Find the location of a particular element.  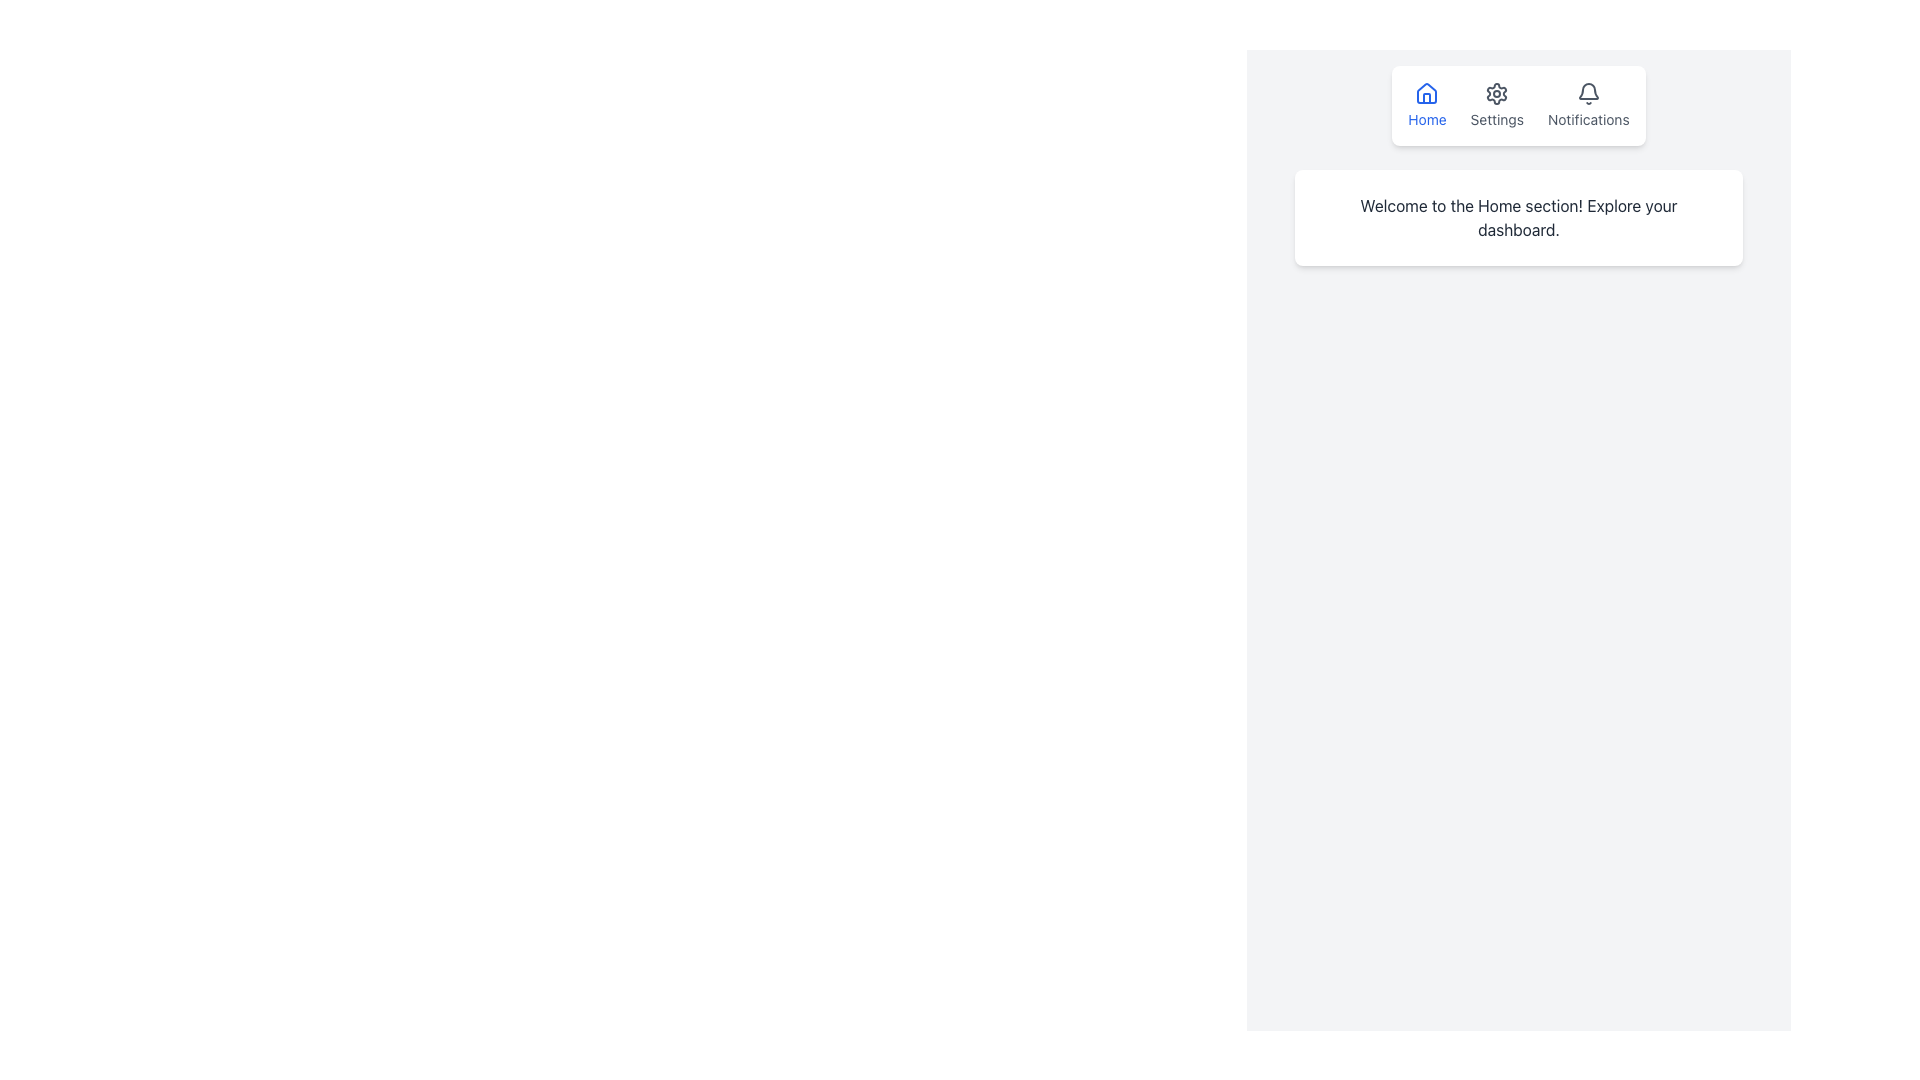

the gear-shaped icon button in the toolbar is located at coordinates (1497, 93).